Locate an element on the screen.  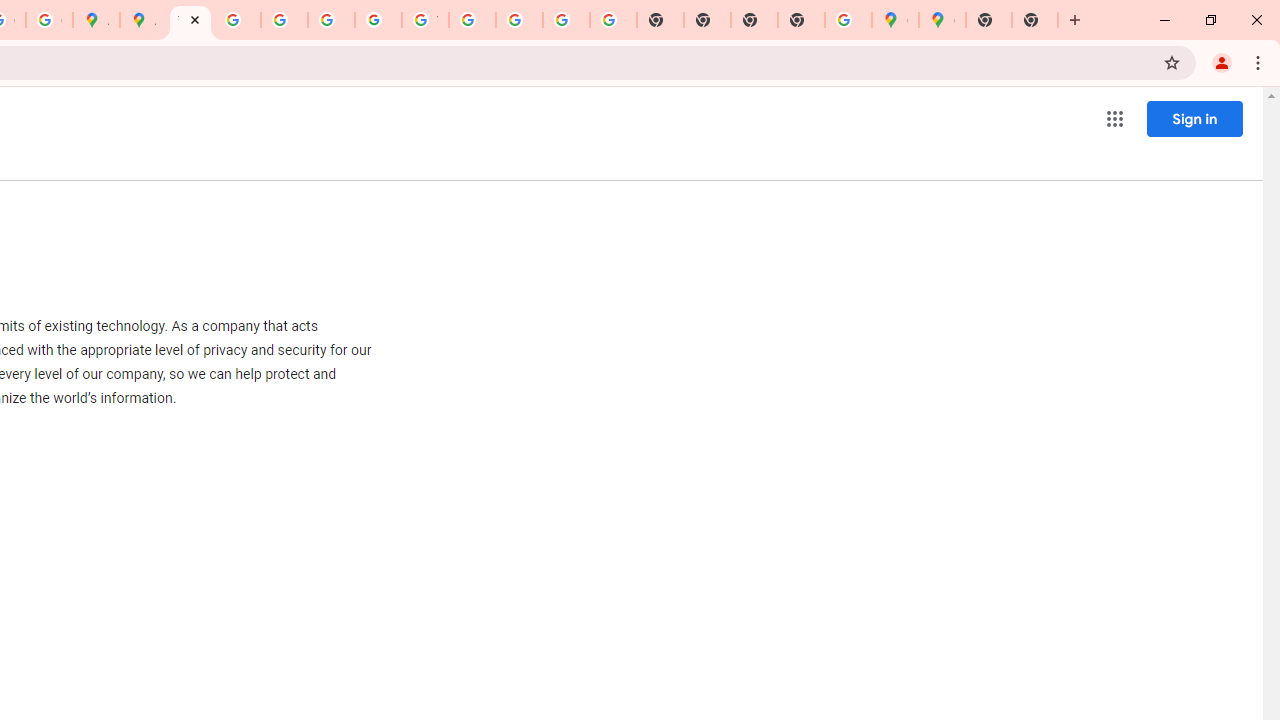
'Privacy Help Center - Policies Help' is located at coordinates (237, 20).